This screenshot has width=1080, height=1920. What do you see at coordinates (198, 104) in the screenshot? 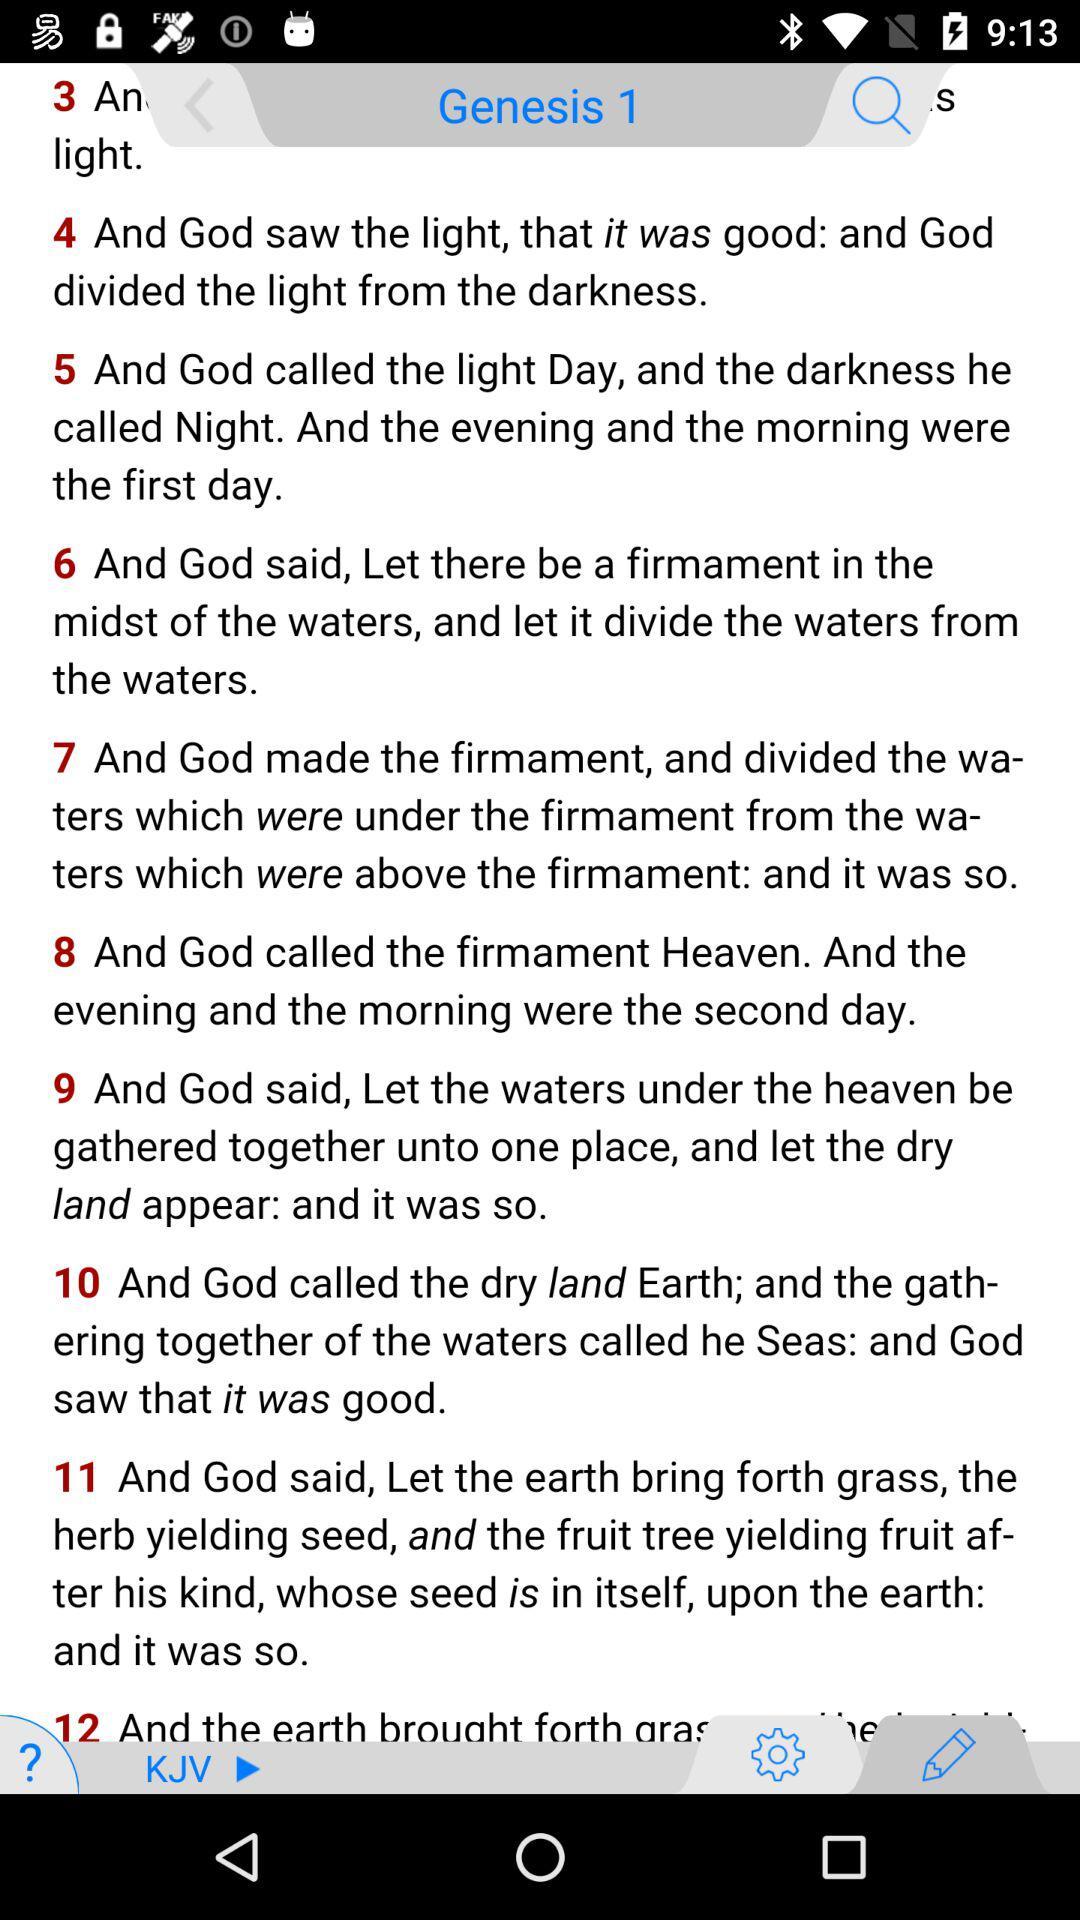
I see `the arrow_backward icon` at bounding box center [198, 104].